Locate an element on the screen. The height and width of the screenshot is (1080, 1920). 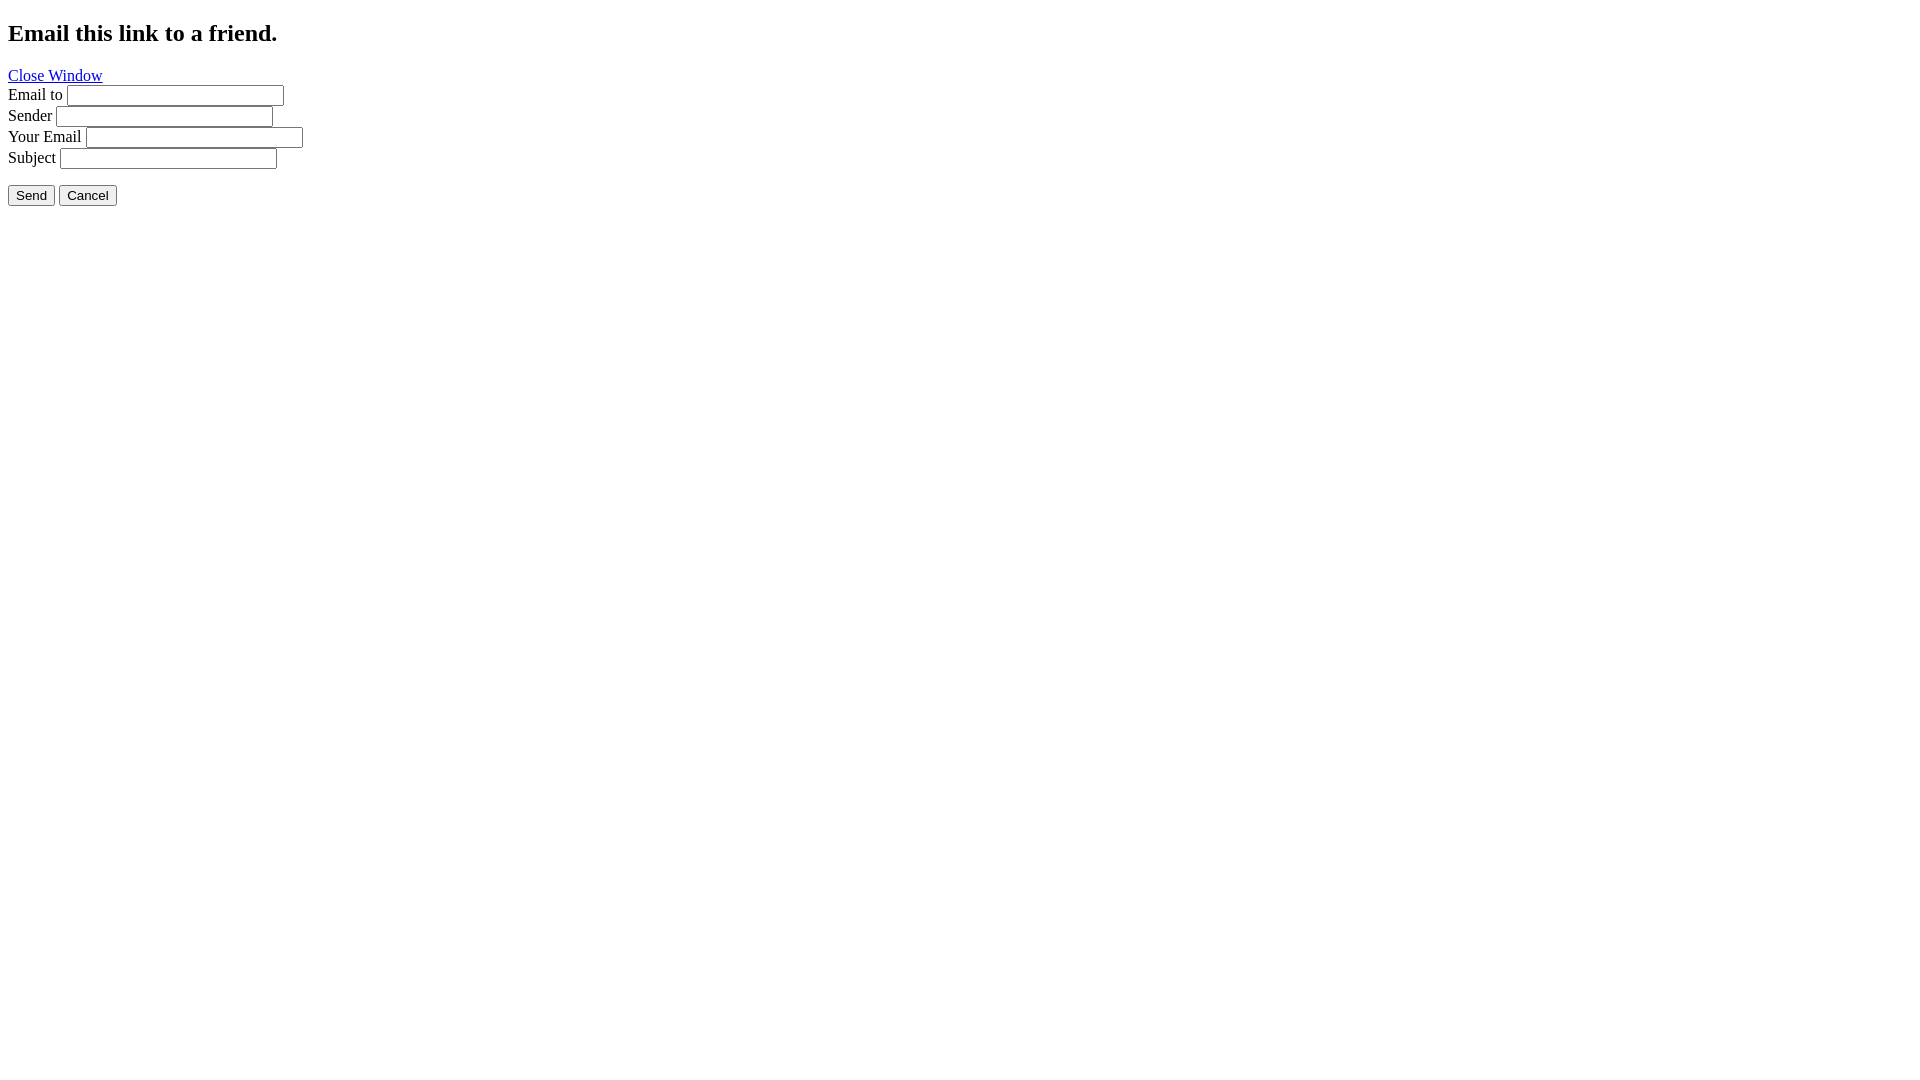
'Close Window' is located at coordinates (55, 74).